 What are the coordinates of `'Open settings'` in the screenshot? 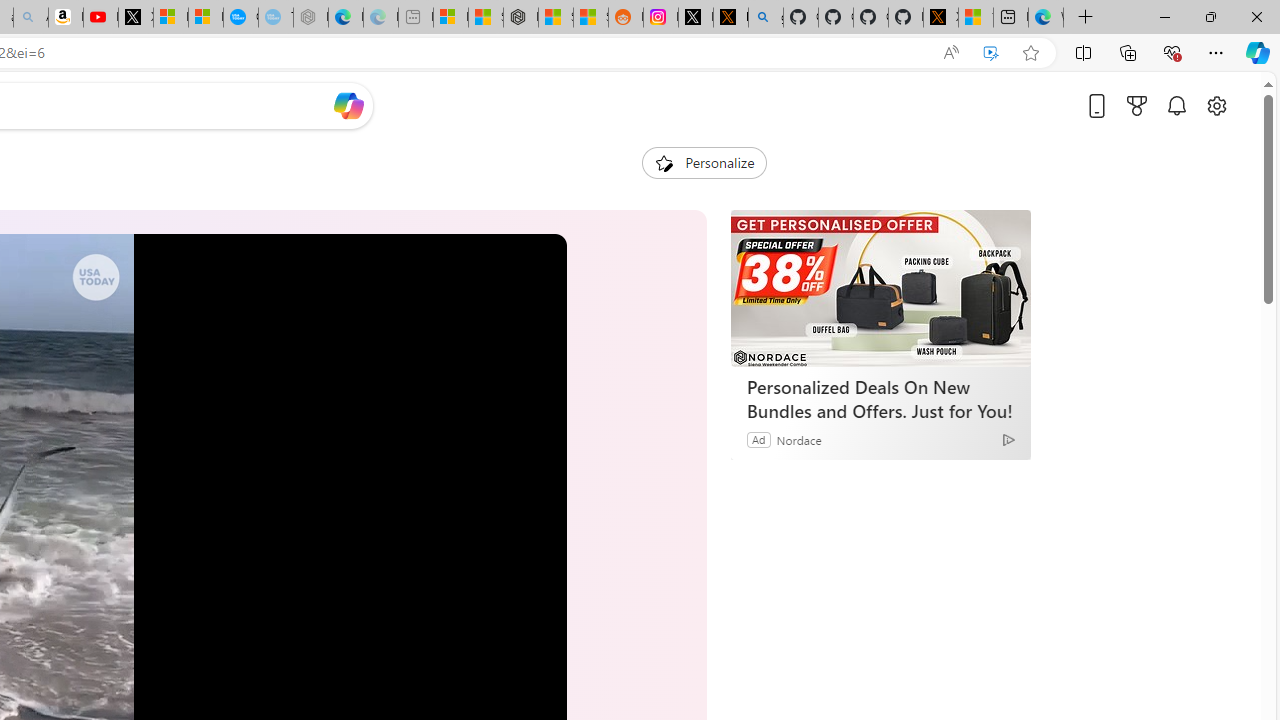 It's located at (1215, 105).